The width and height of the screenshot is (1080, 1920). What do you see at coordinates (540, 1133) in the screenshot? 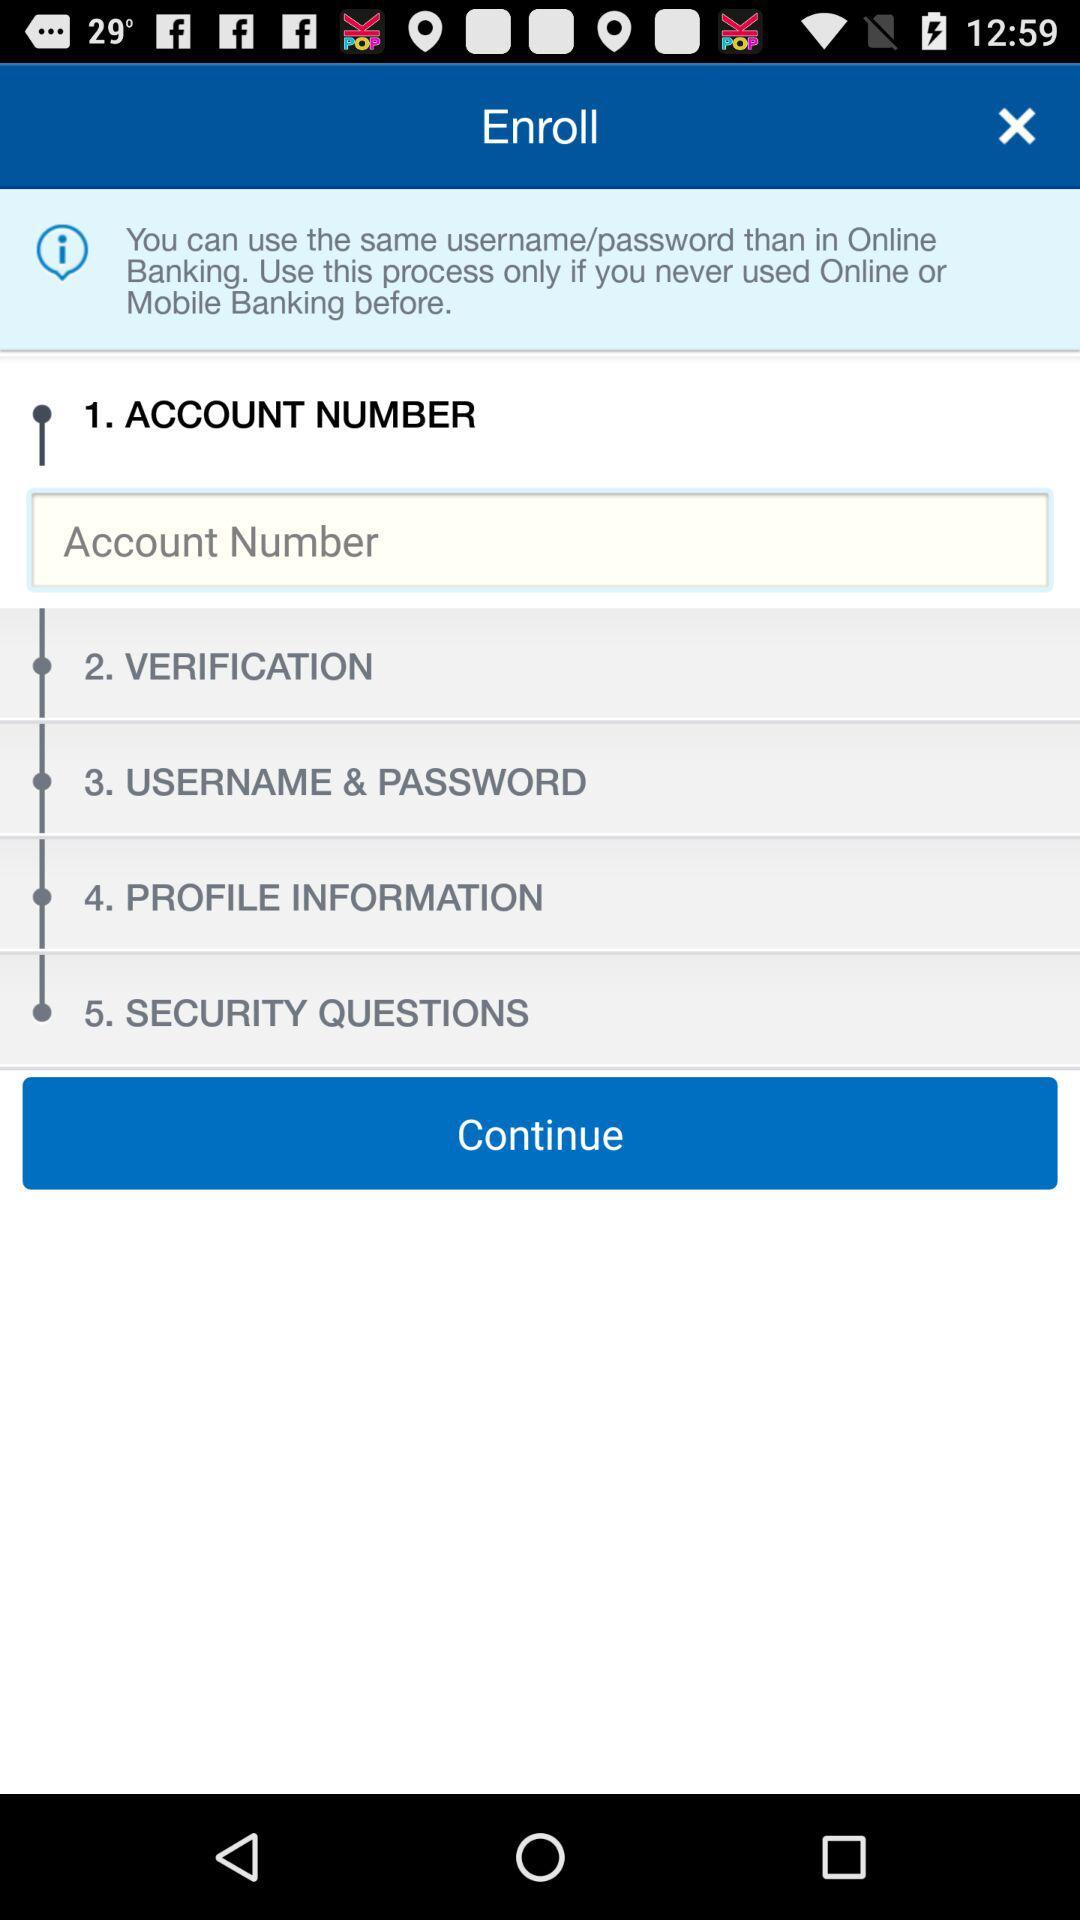
I see `the icon below the 5. security questions item` at bounding box center [540, 1133].